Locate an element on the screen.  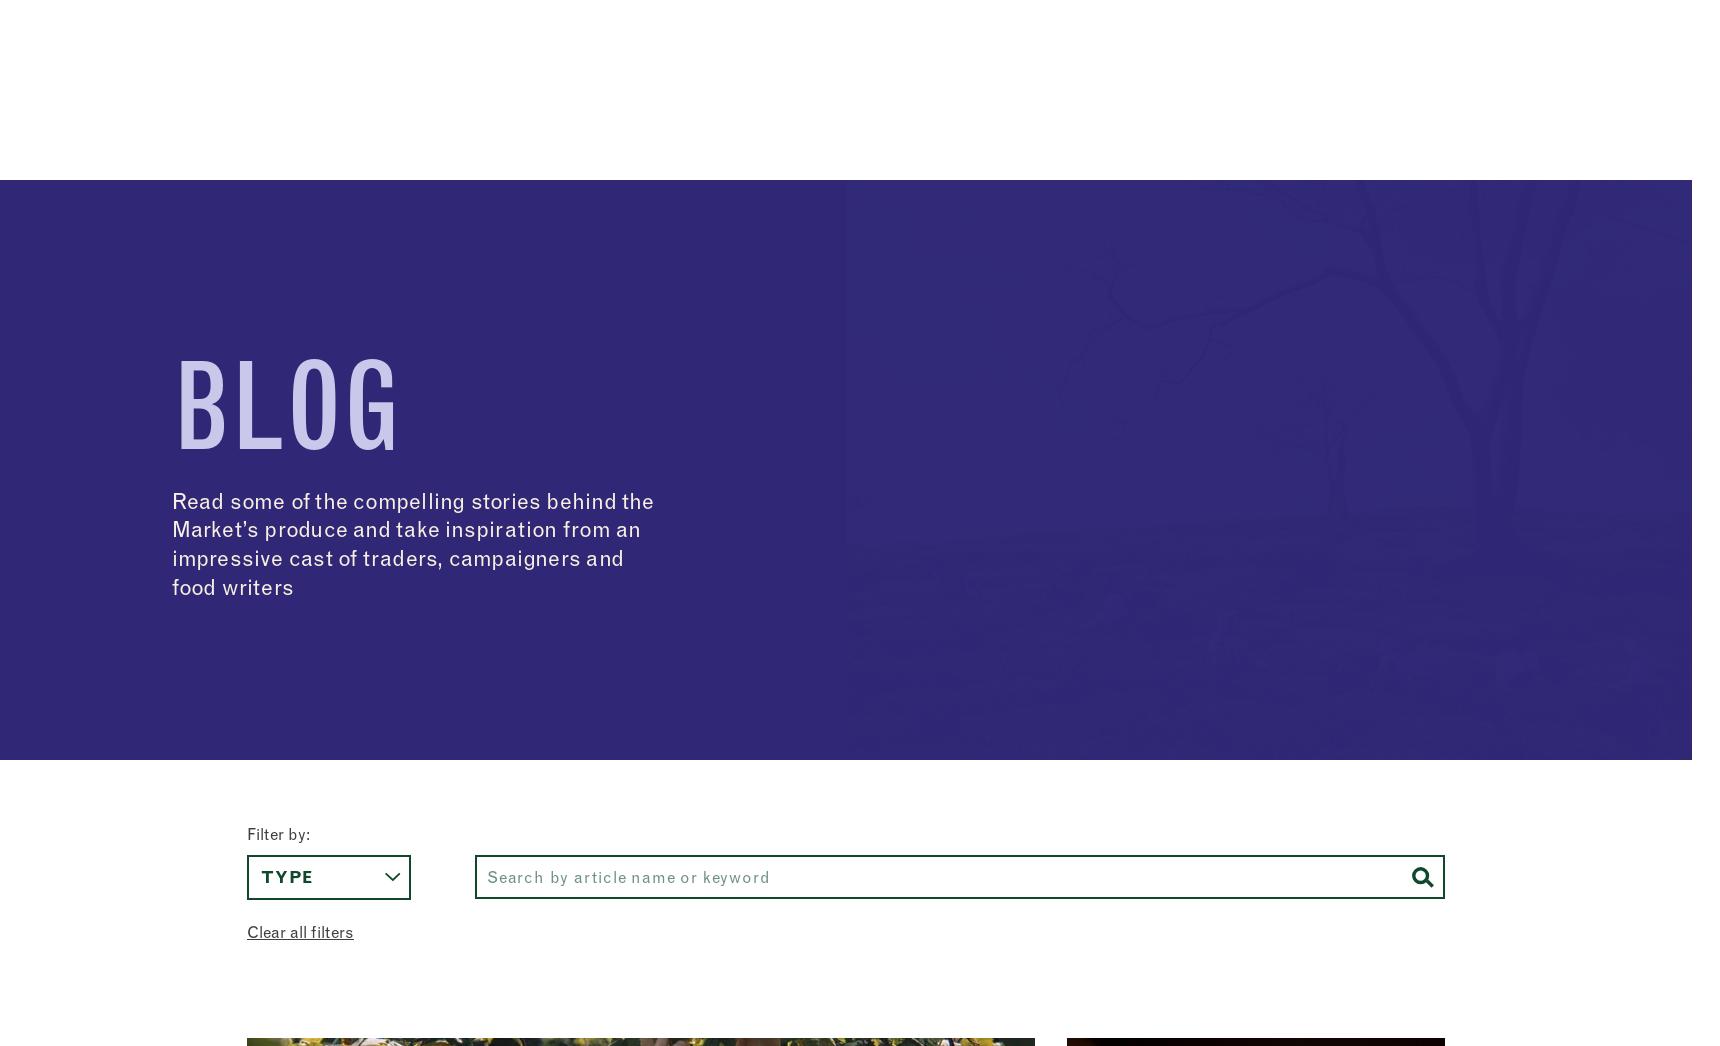
'Meet our traders' is located at coordinates (453, 169).